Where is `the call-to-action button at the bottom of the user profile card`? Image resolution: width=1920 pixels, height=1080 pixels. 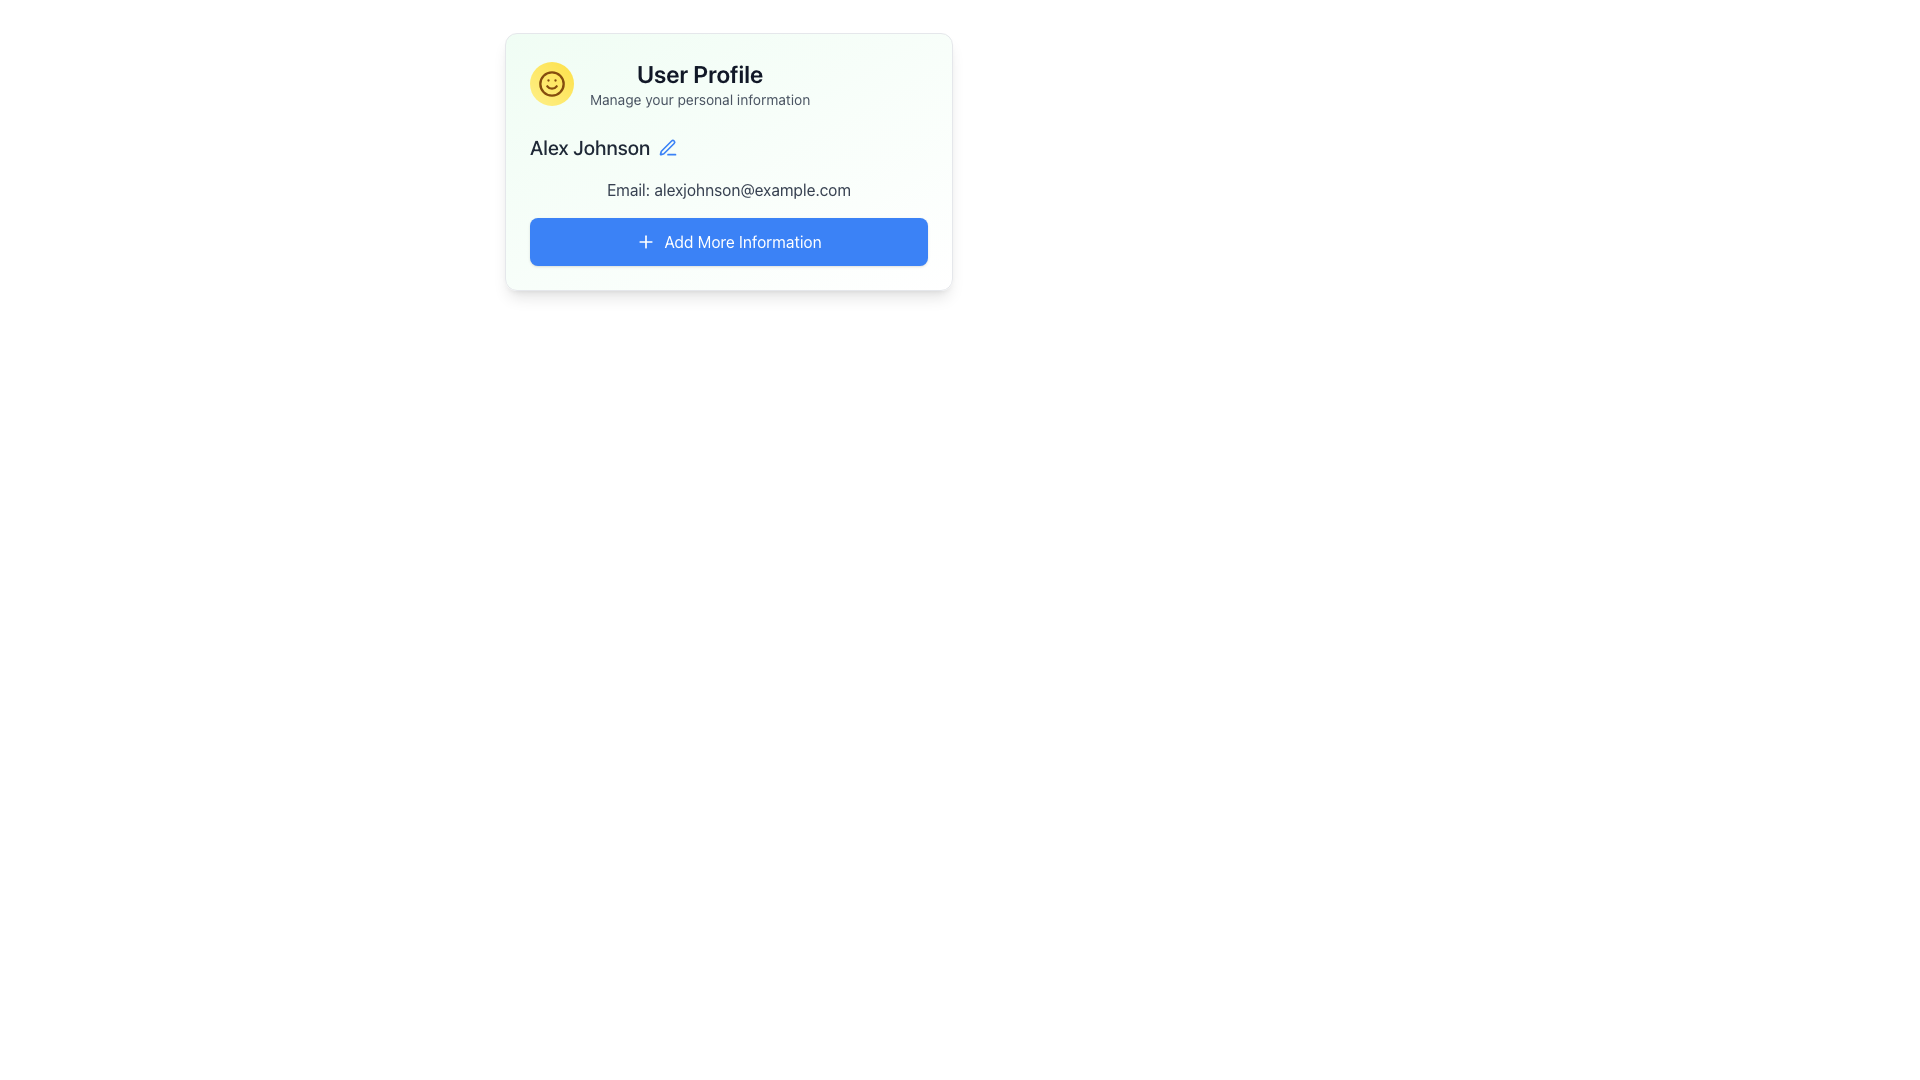 the call-to-action button at the bottom of the user profile card is located at coordinates (728, 241).